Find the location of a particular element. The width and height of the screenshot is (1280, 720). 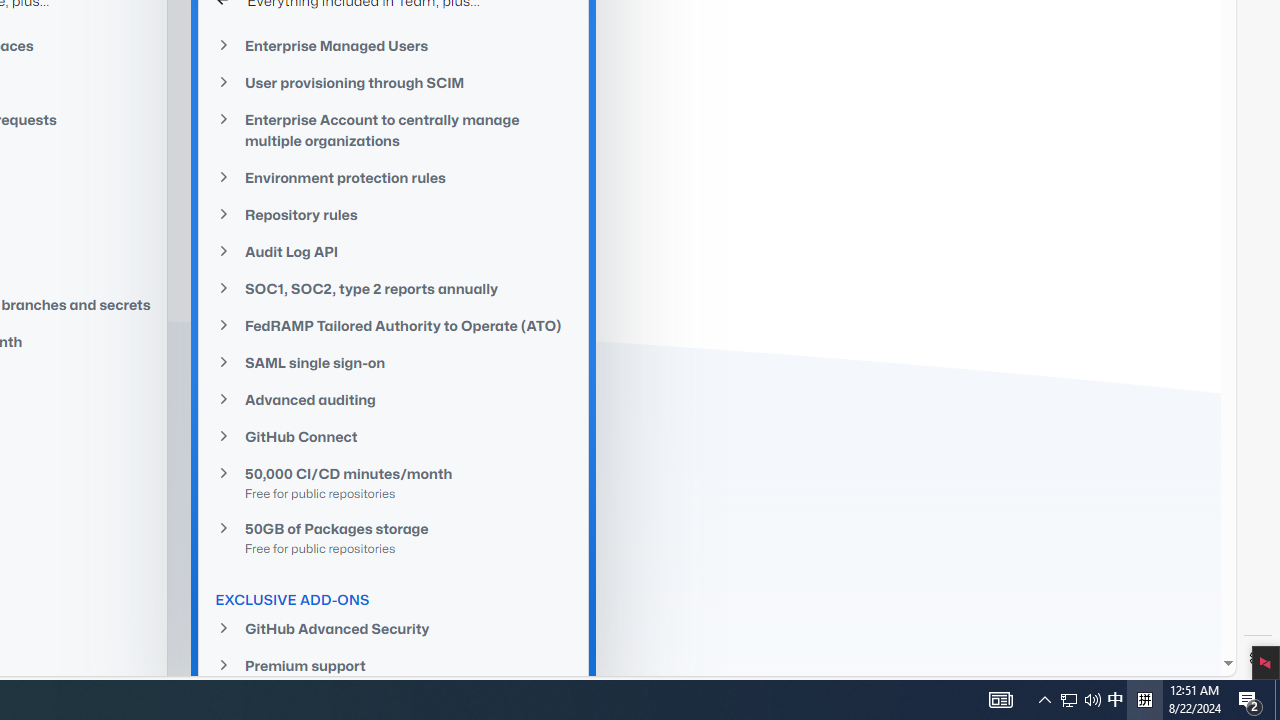

'SAML single sign-on' is located at coordinates (394, 363).